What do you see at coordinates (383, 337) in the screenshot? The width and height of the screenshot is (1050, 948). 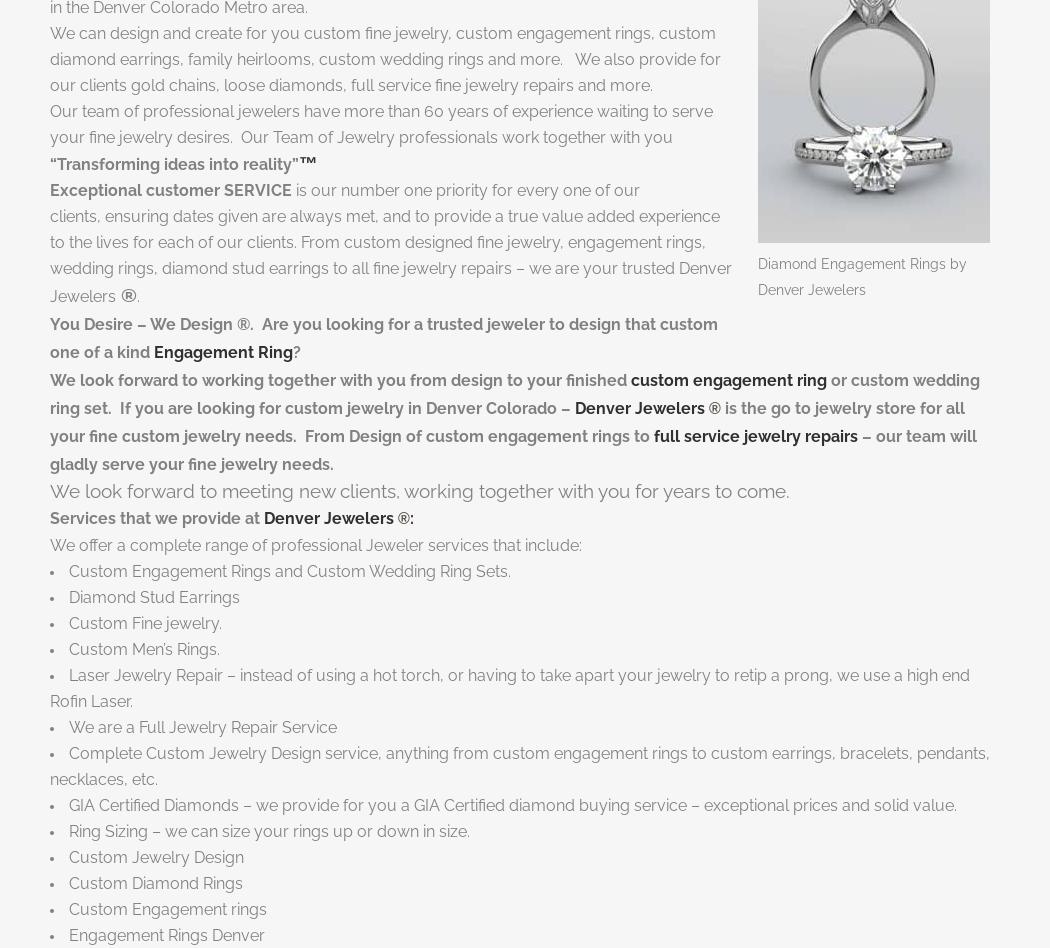 I see `'You Desire – We Design ®.  Are you looking for a trusted jeweler to design that custom one of a kind'` at bounding box center [383, 337].